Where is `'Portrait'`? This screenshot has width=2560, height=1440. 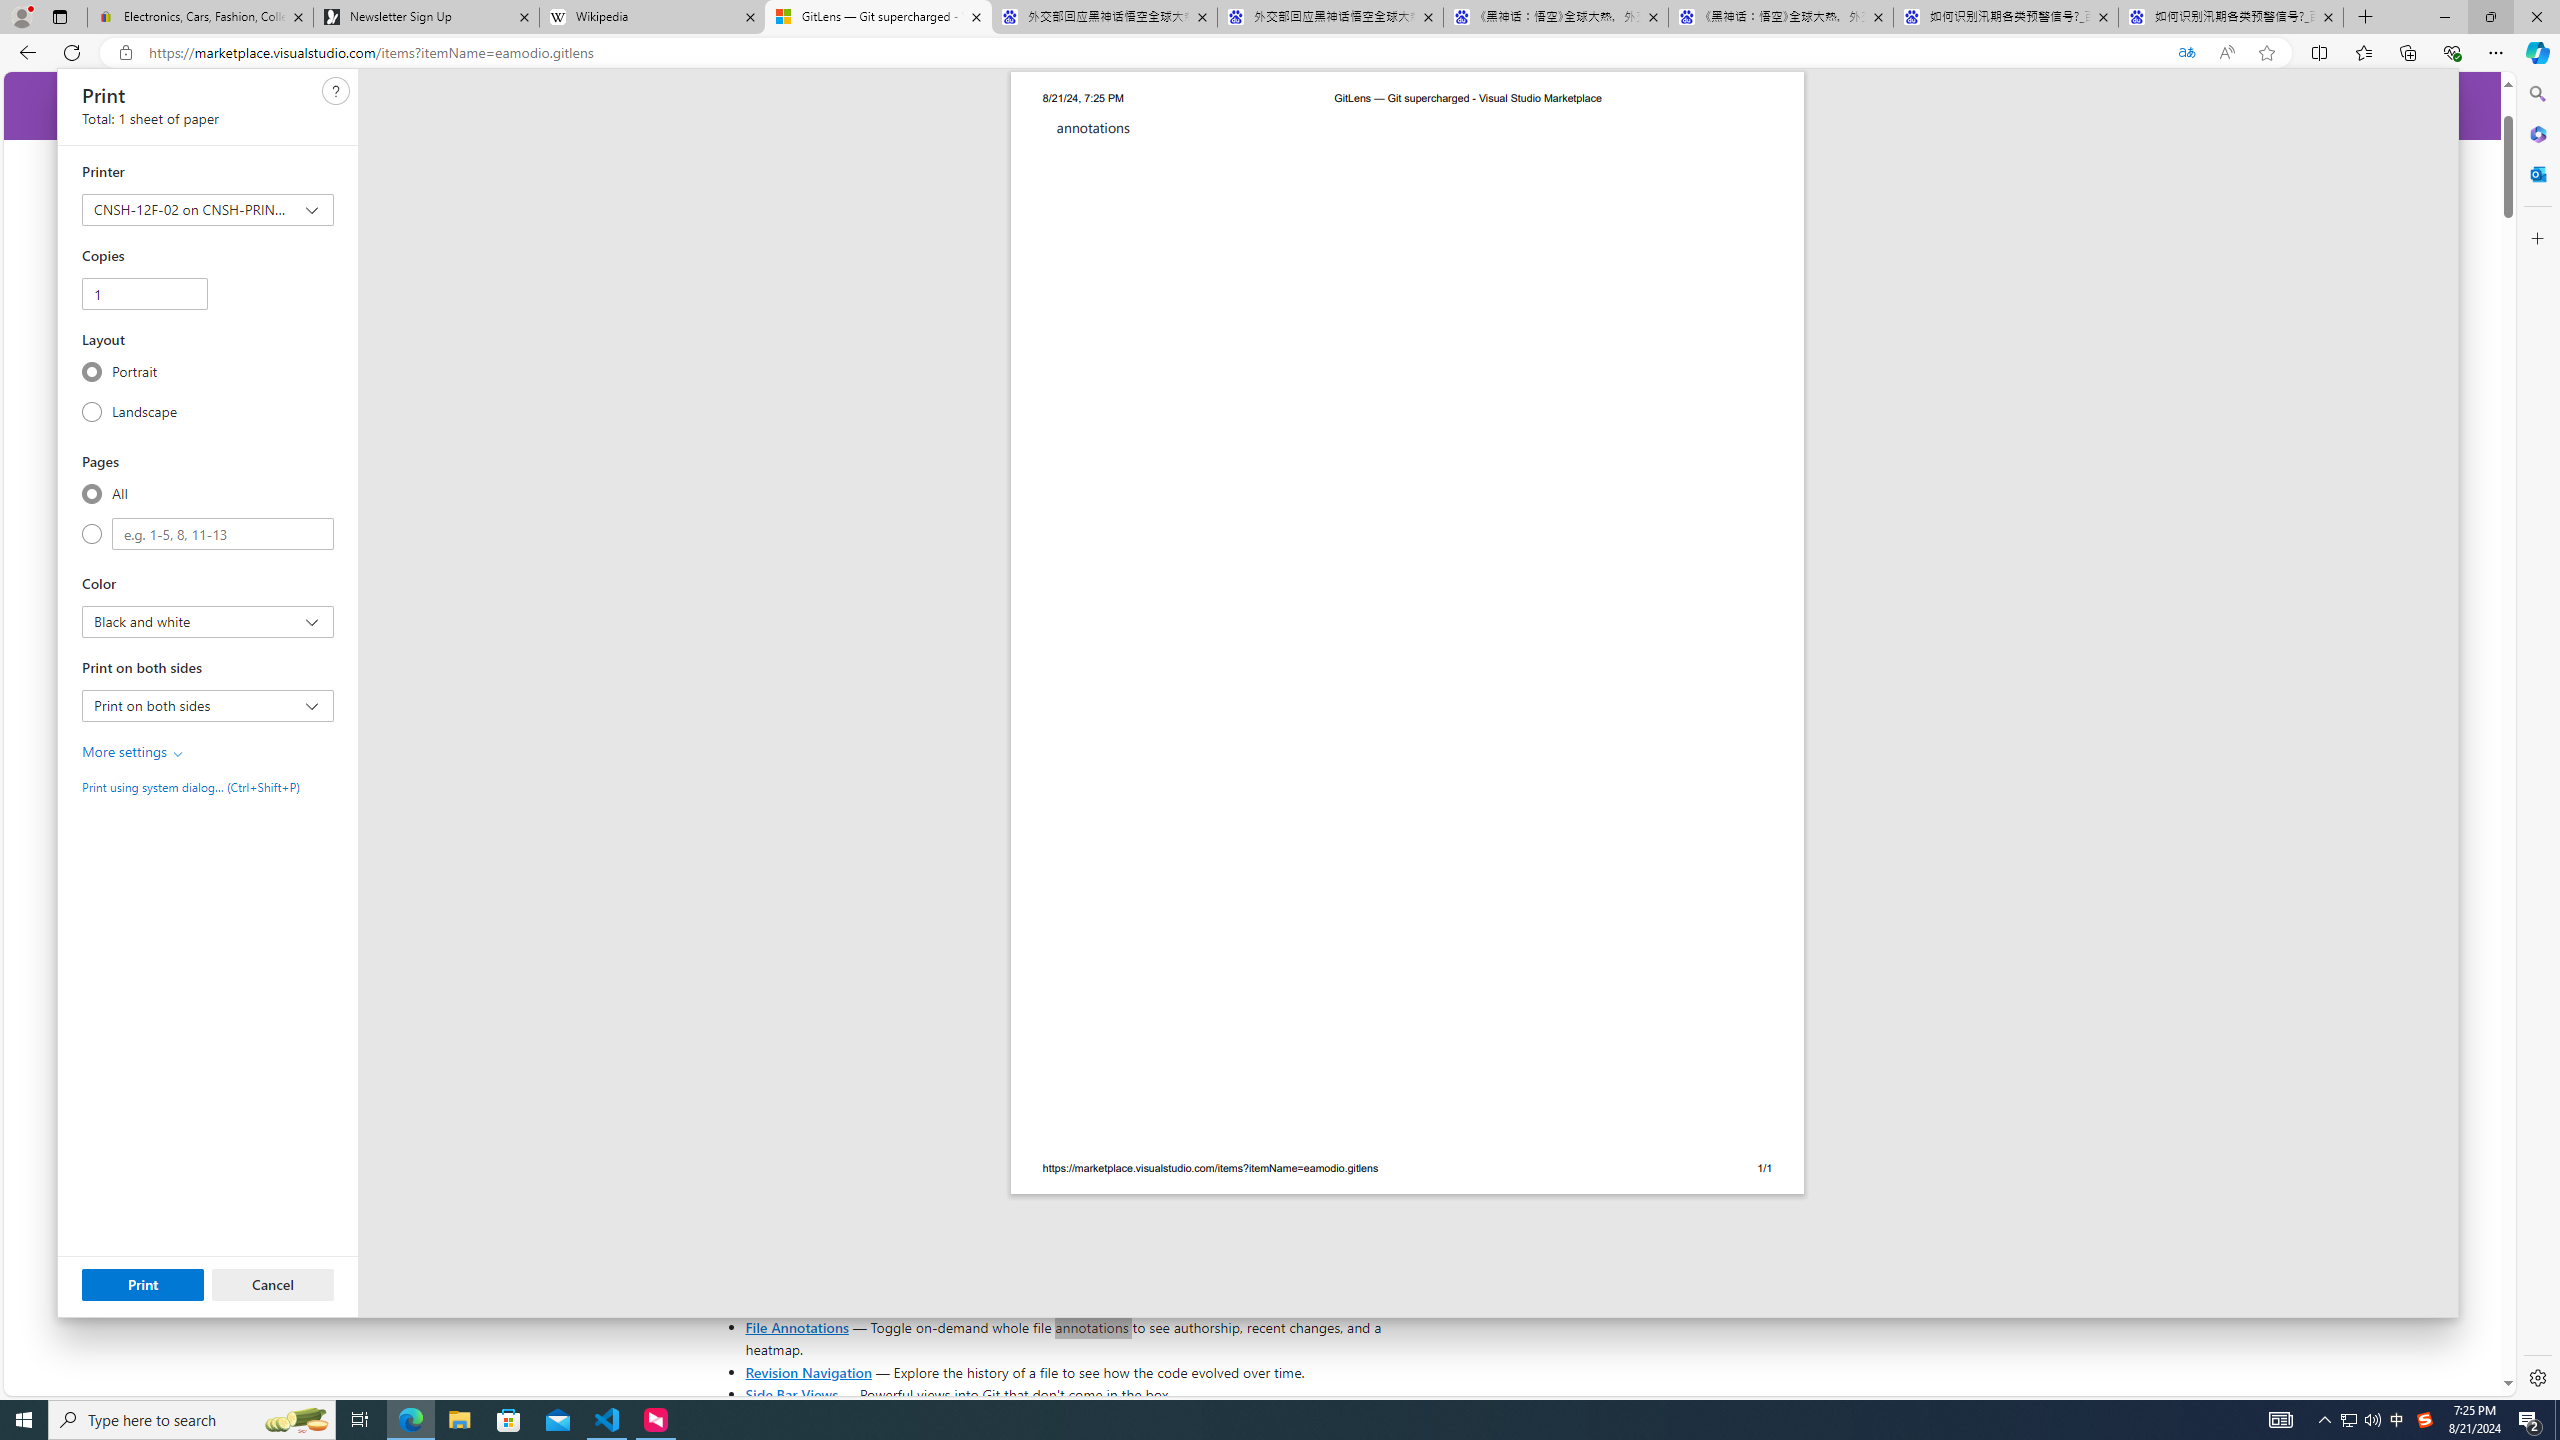 'Portrait' is located at coordinates (91, 371).